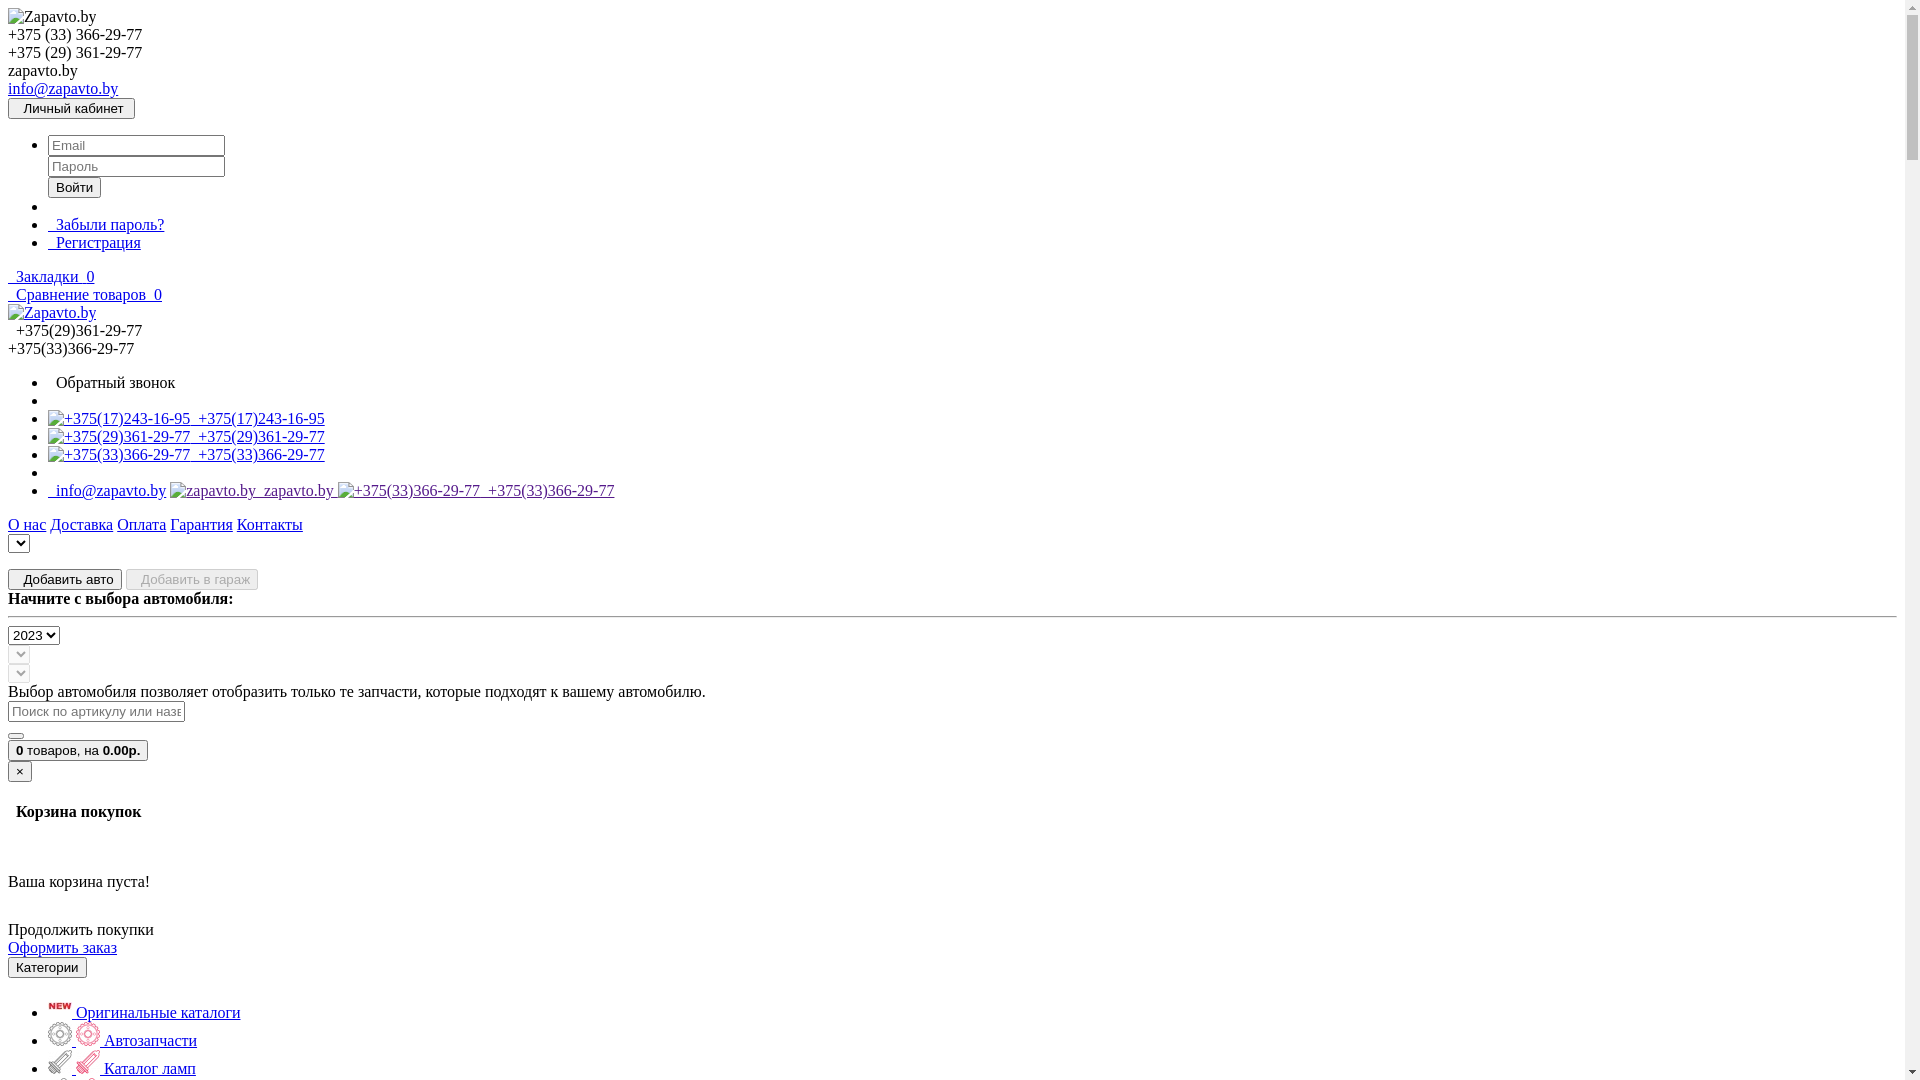 The image size is (1920, 1080). Describe the element at coordinates (52, 312) in the screenshot. I see `'Zapavto.by'` at that location.